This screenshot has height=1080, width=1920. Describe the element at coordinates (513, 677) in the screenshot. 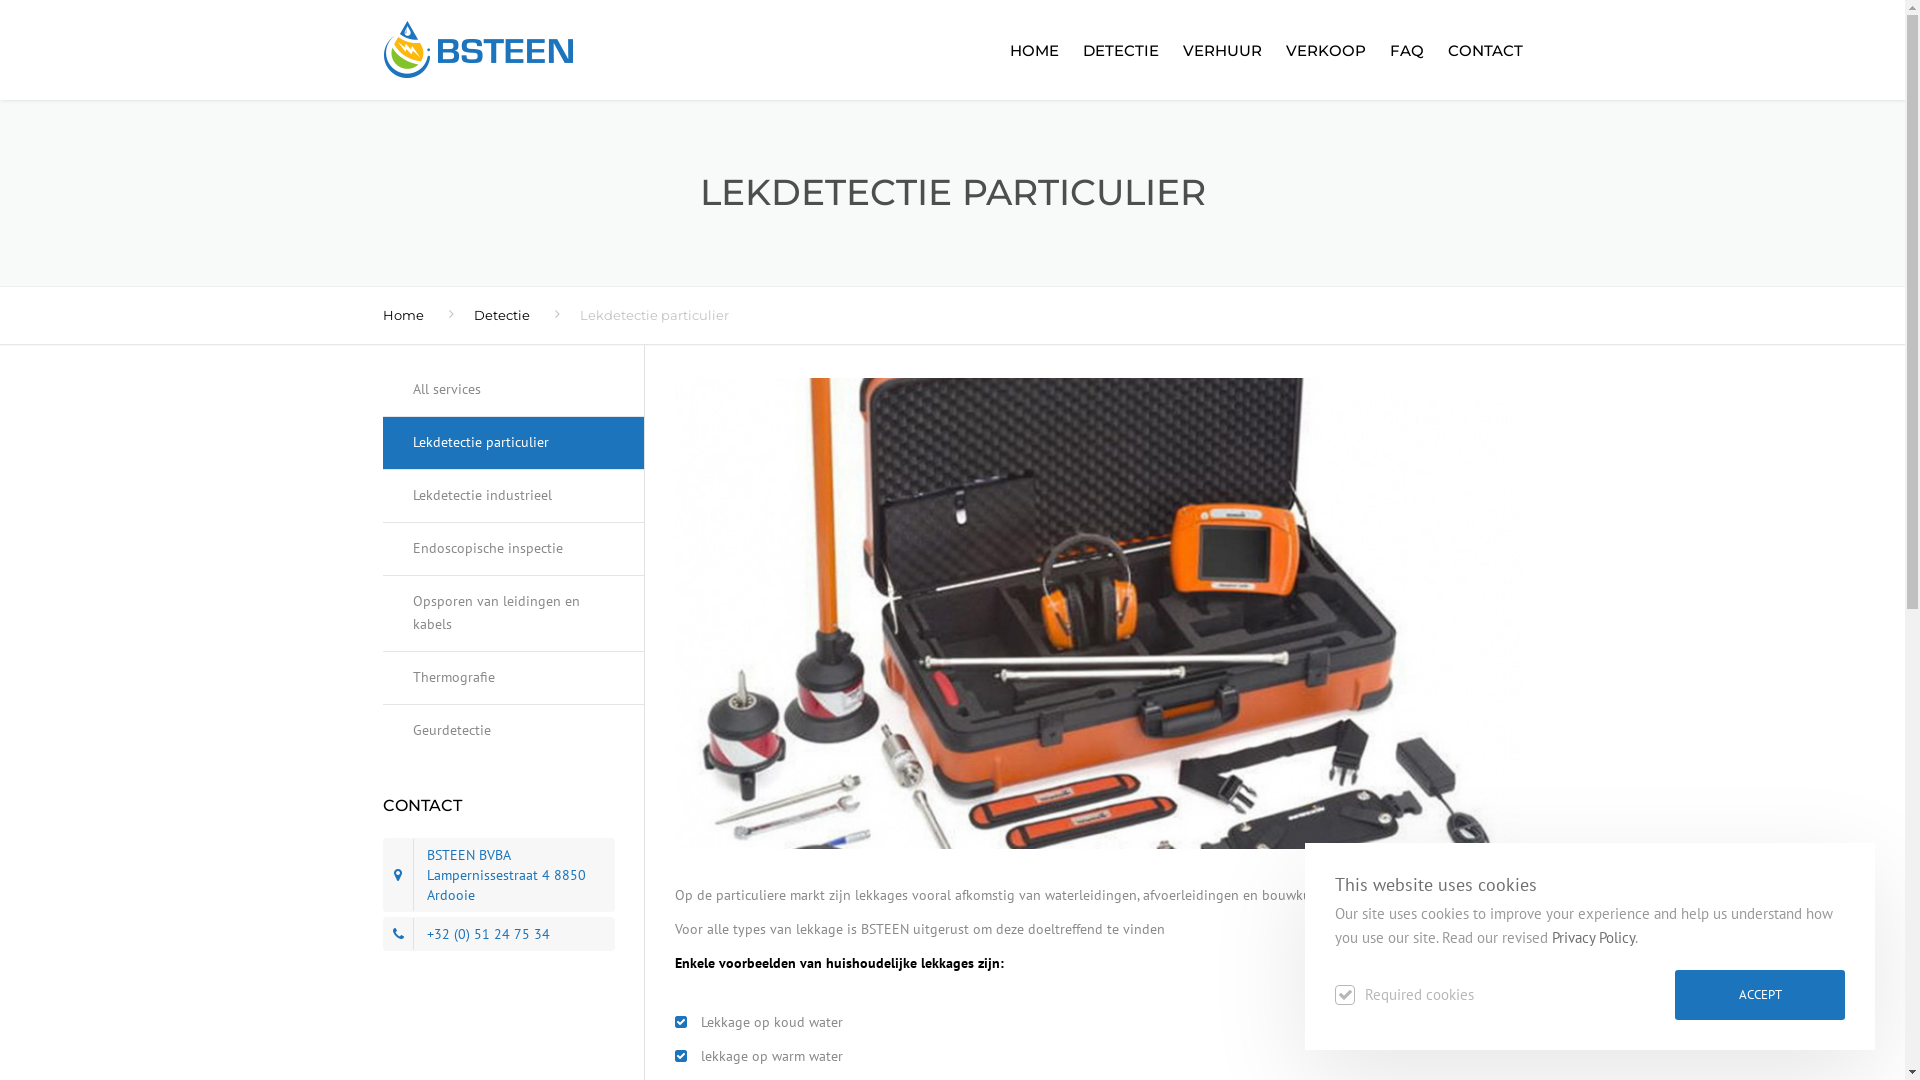

I see `'Thermografie'` at that location.